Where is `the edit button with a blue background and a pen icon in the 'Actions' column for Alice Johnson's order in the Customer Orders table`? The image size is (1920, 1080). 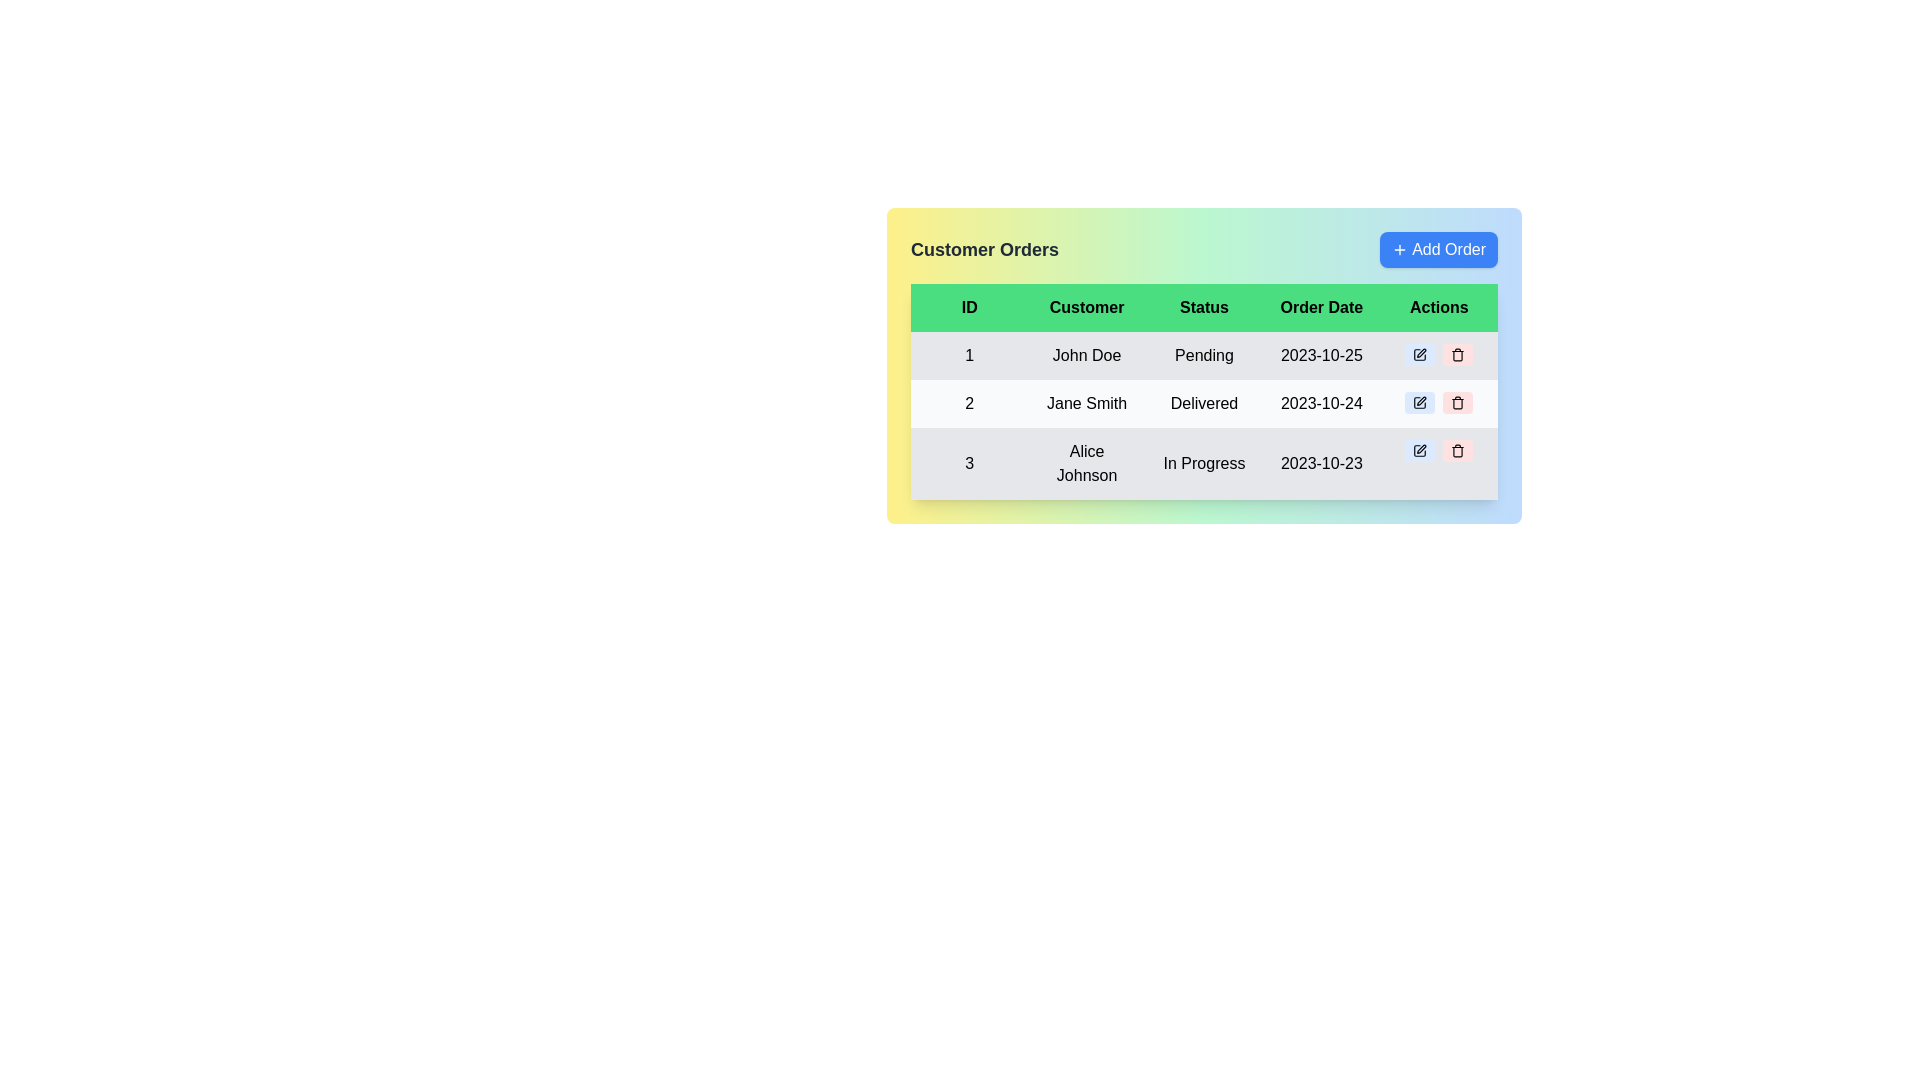 the edit button with a blue background and a pen icon in the 'Actions' column for Alice Johnson's order in the Customer Orders table is located at coordinates (1419, 451).